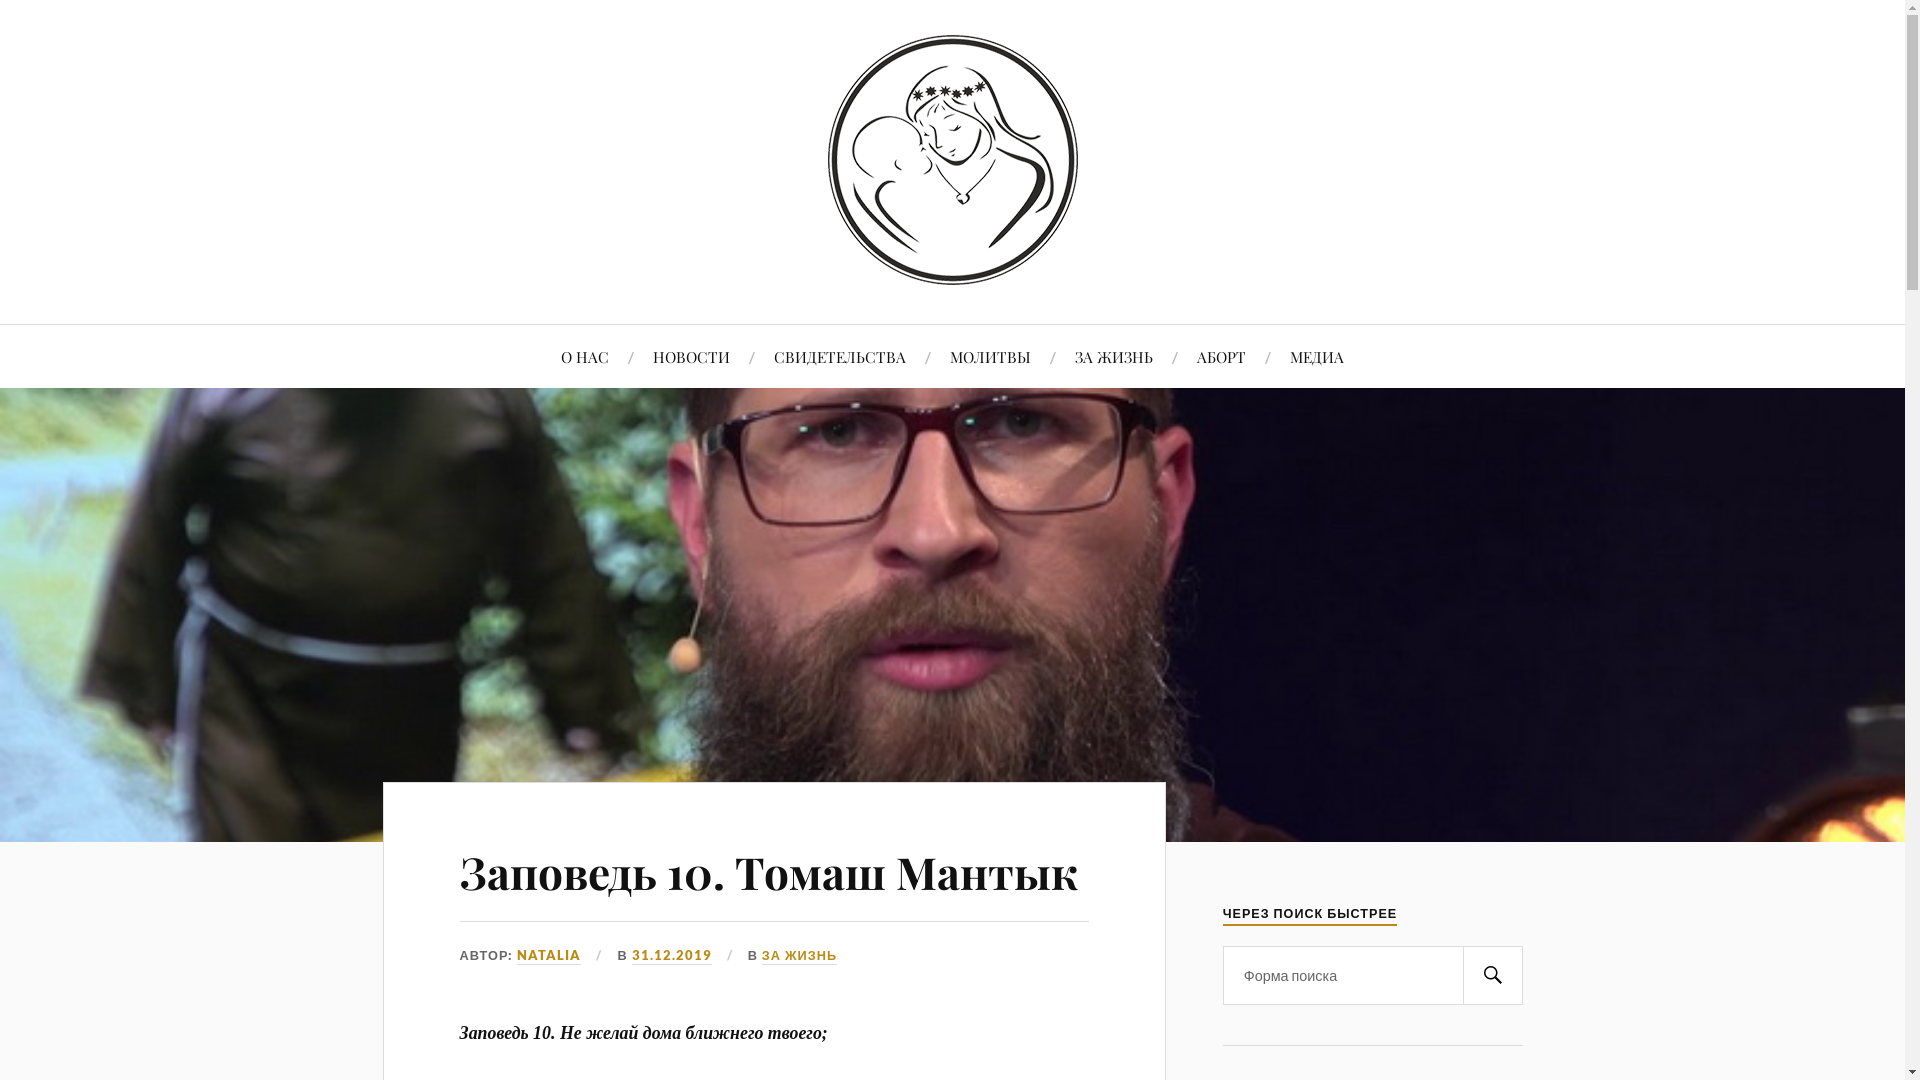  What do you see at coordinates (672, 955) in the screenshot?
I see `'31.12.2019'` at bounding box center [672, 955].